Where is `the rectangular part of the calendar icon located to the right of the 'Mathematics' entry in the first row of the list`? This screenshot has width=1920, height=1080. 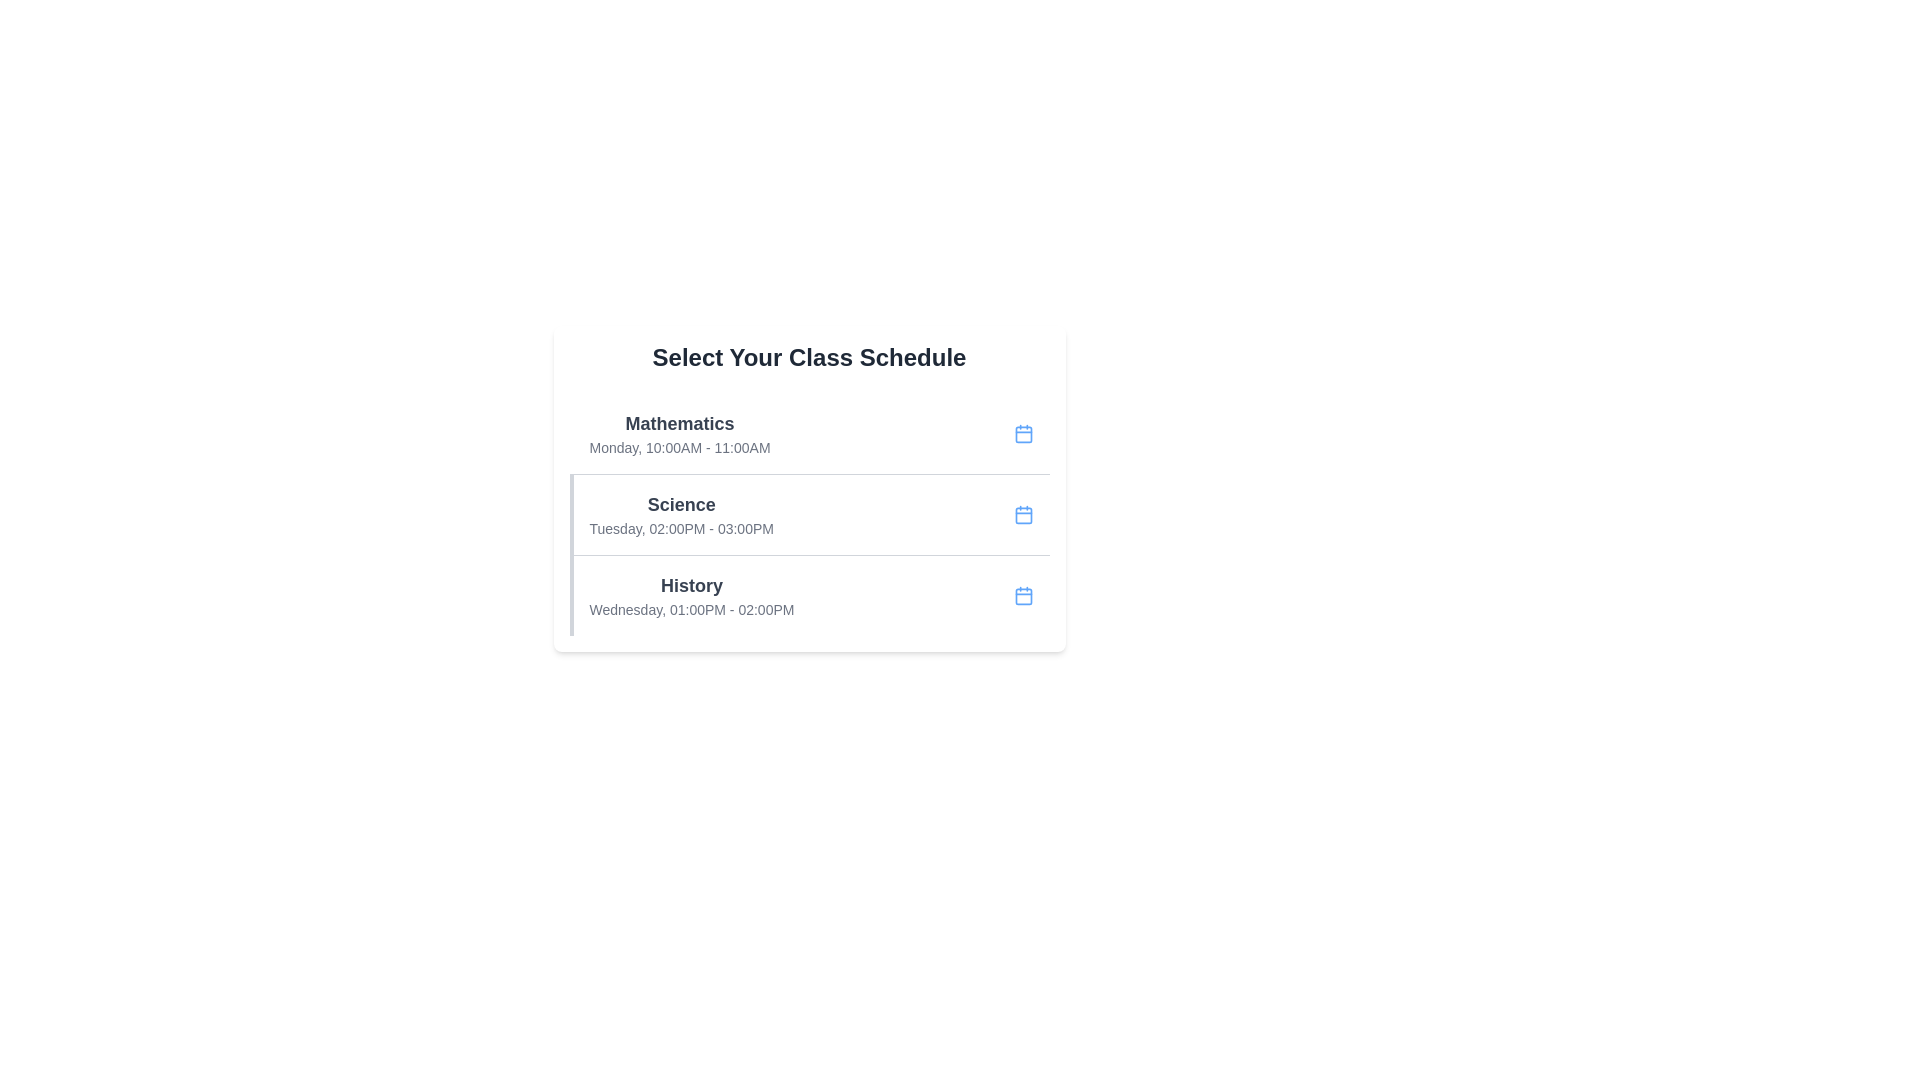 the rectangular part of the calendar icon located to the right of the 'Mathematics' entry in the first row of the list is located at coordinates (1023, 433).